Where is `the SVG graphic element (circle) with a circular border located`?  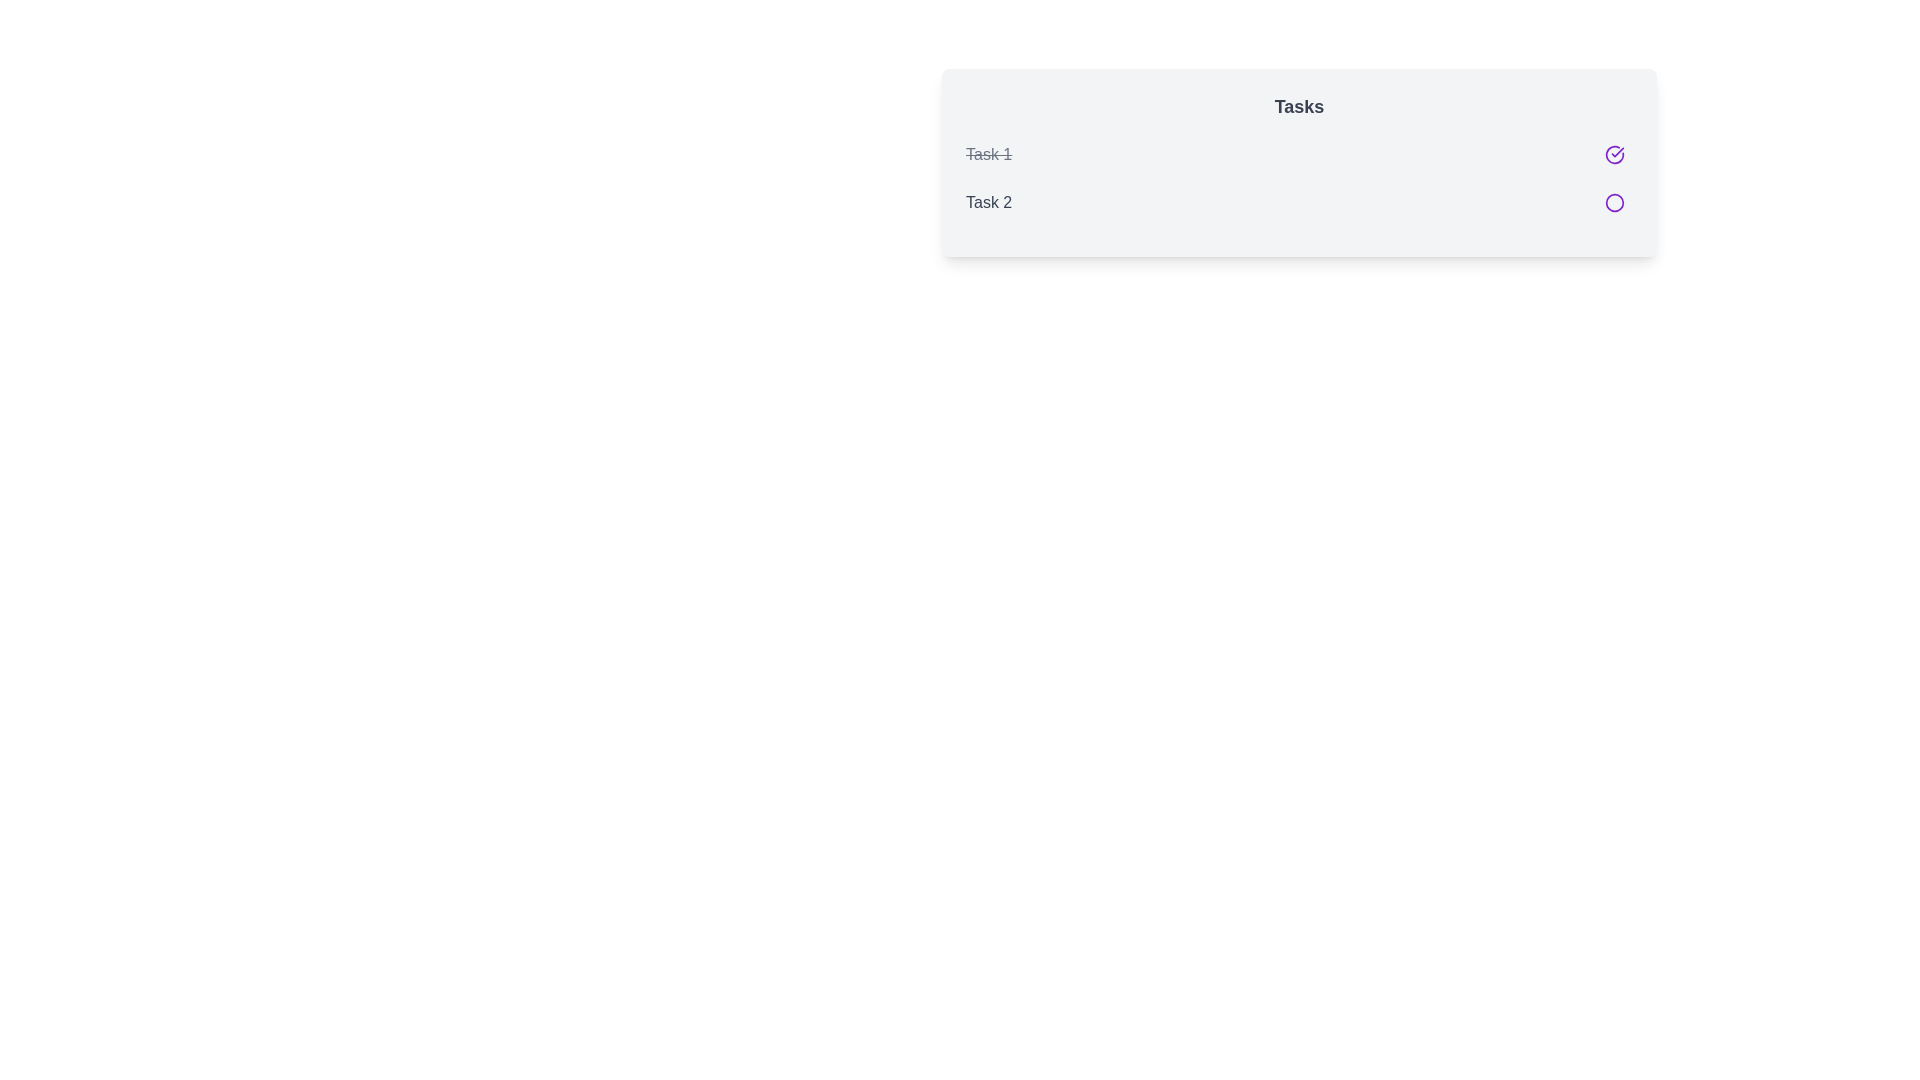 the SVG graphic element (circle) with a circular border located is located at coordinates (1614, 203).